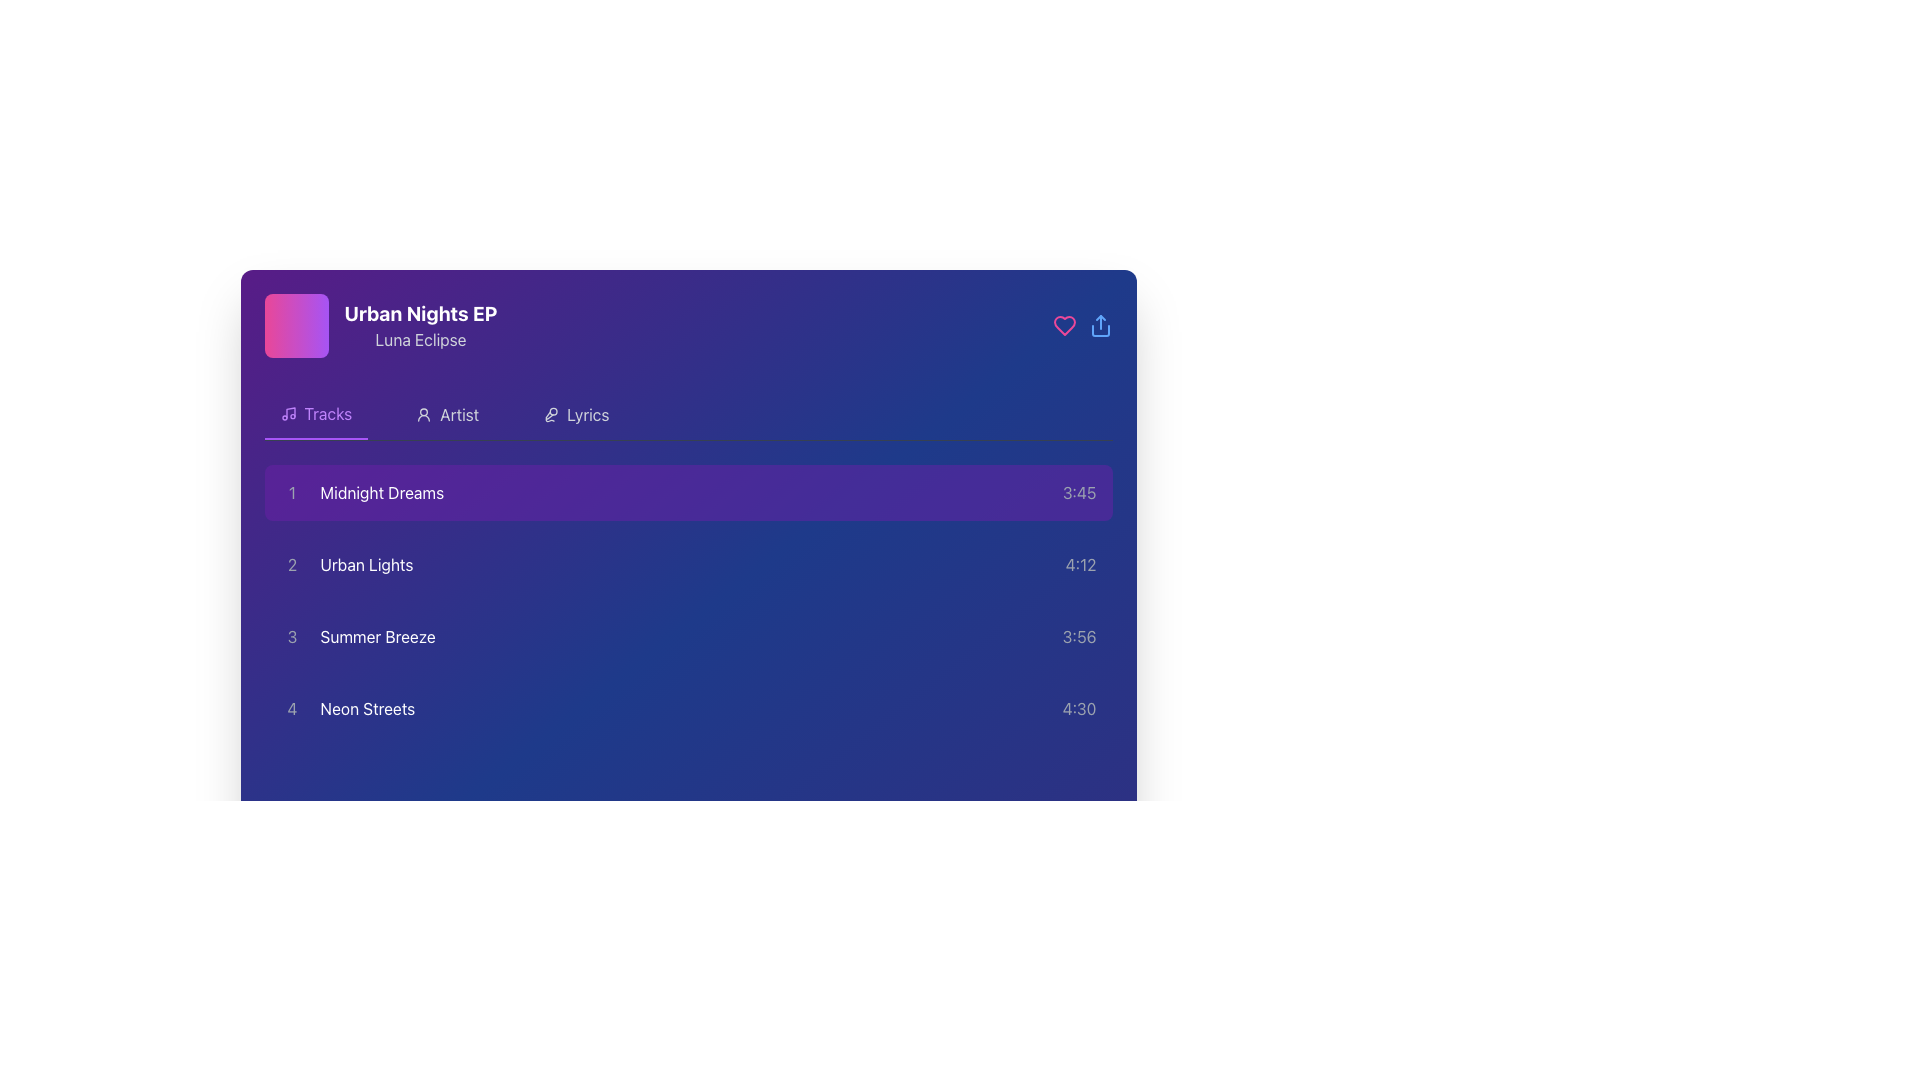 The width and height of the screenshot is (1920, 1080). I want to click on the 'Tracks' button in the navigation bar of the music application to possibly reveal a tooltip or change its style, so click(315, 414).